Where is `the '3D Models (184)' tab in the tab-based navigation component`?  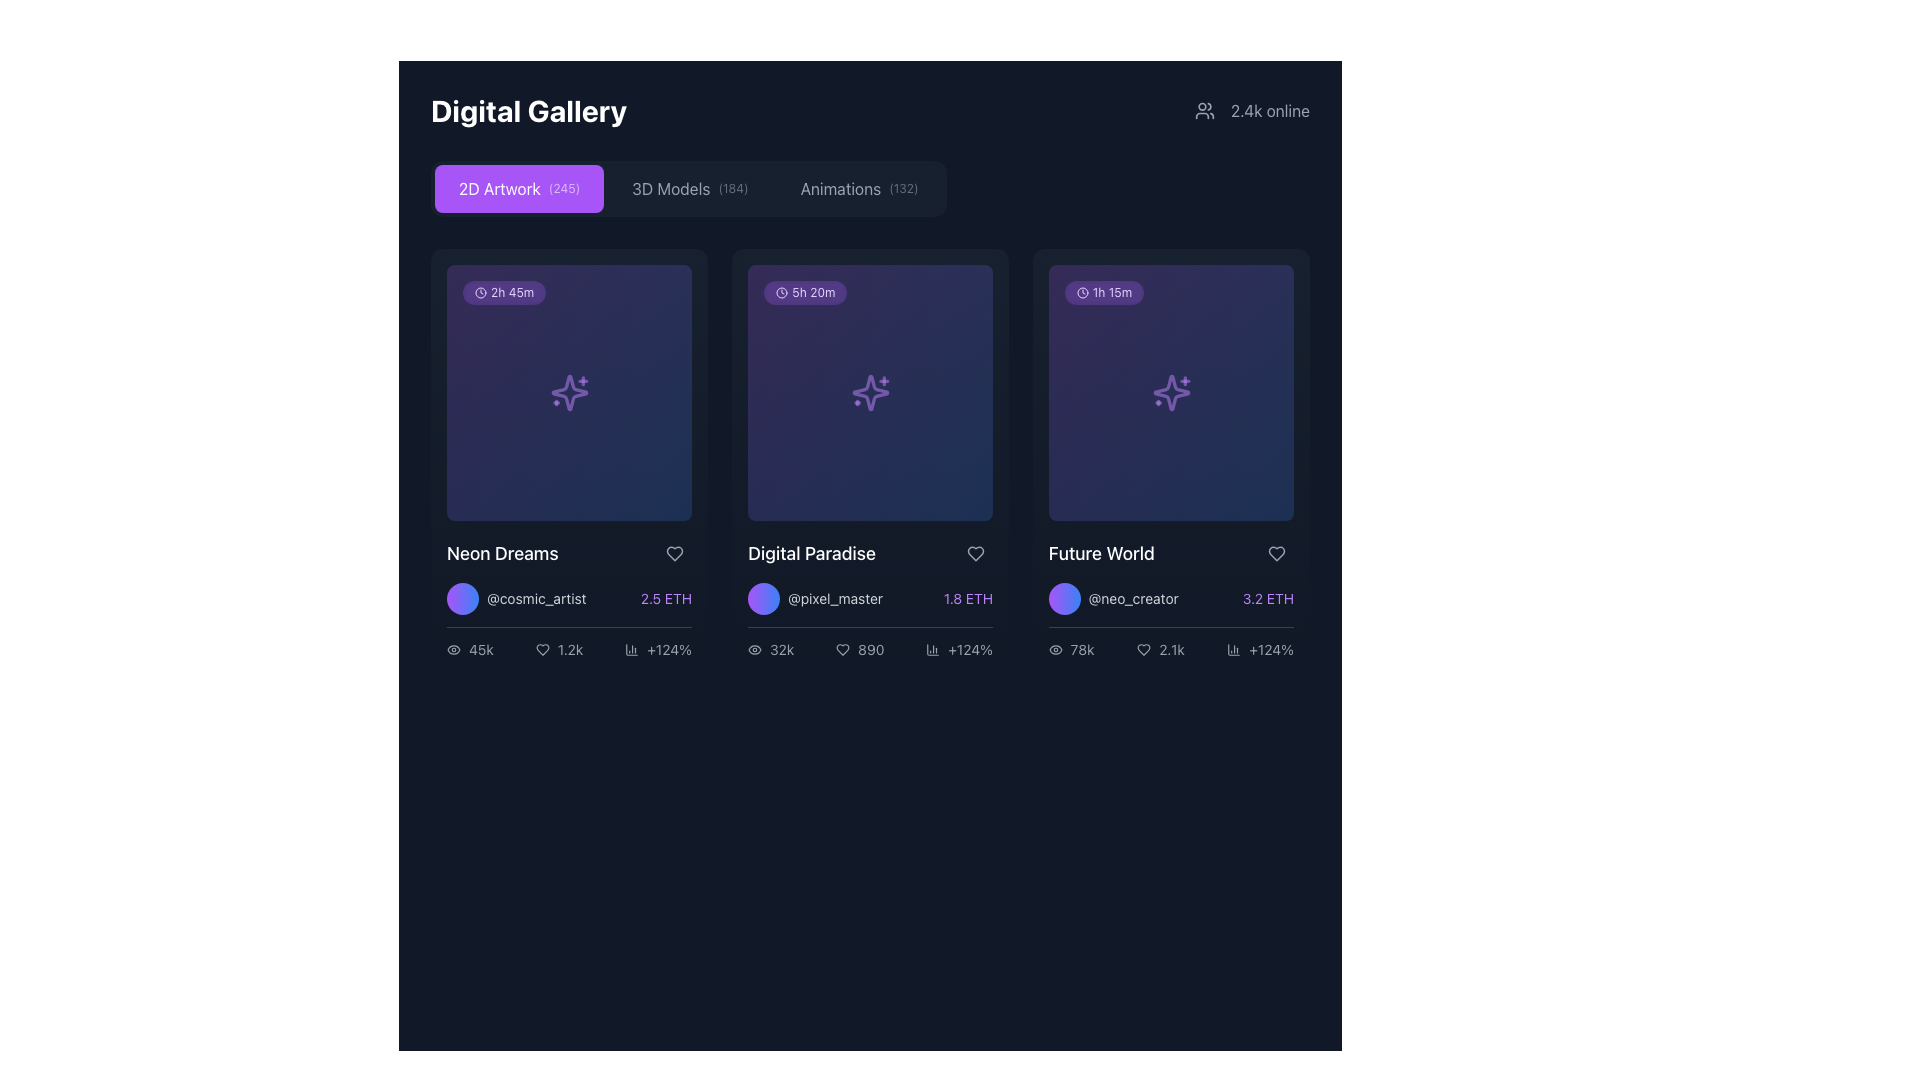
the '3D Models (184)' tab in the tab-based navigation component is located at coordinates (688, 189).